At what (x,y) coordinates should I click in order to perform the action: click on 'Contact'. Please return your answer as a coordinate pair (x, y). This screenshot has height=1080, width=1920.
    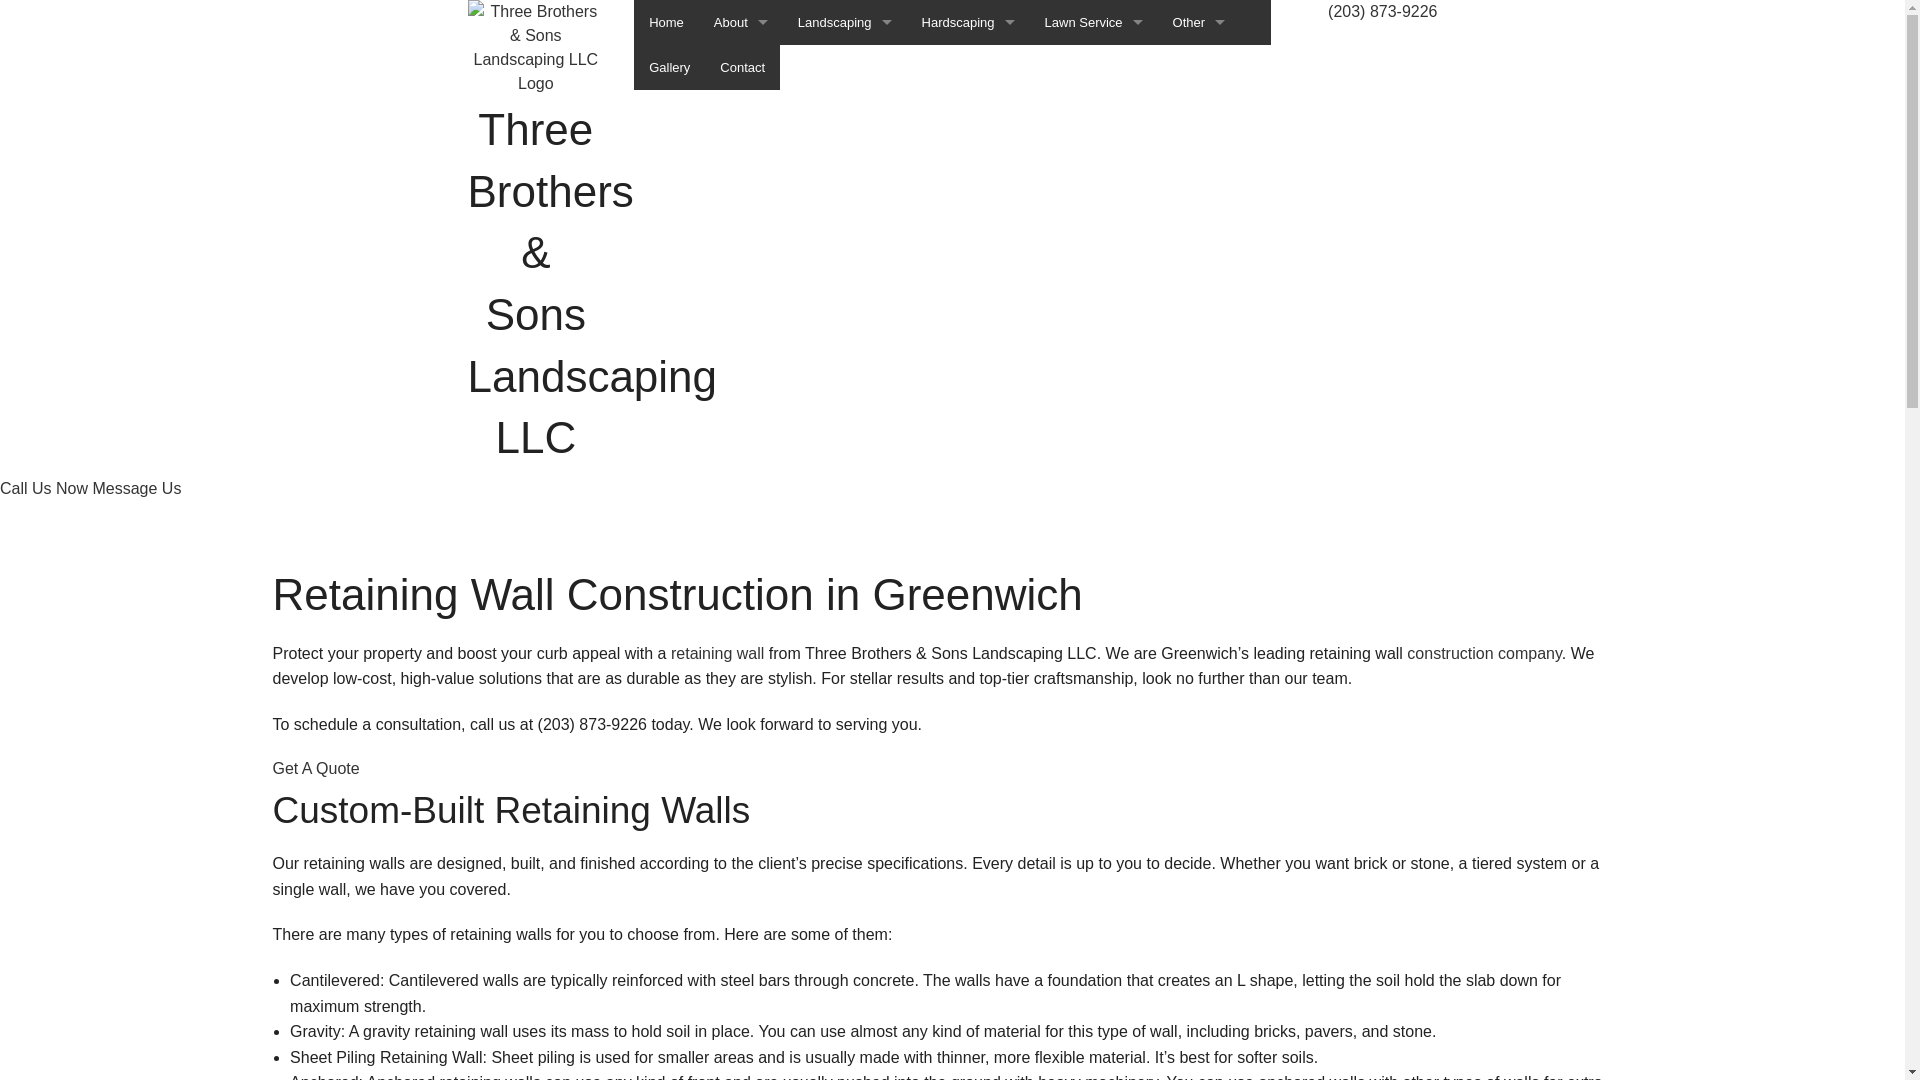
    Looking at the image, I should click on (741, 66).